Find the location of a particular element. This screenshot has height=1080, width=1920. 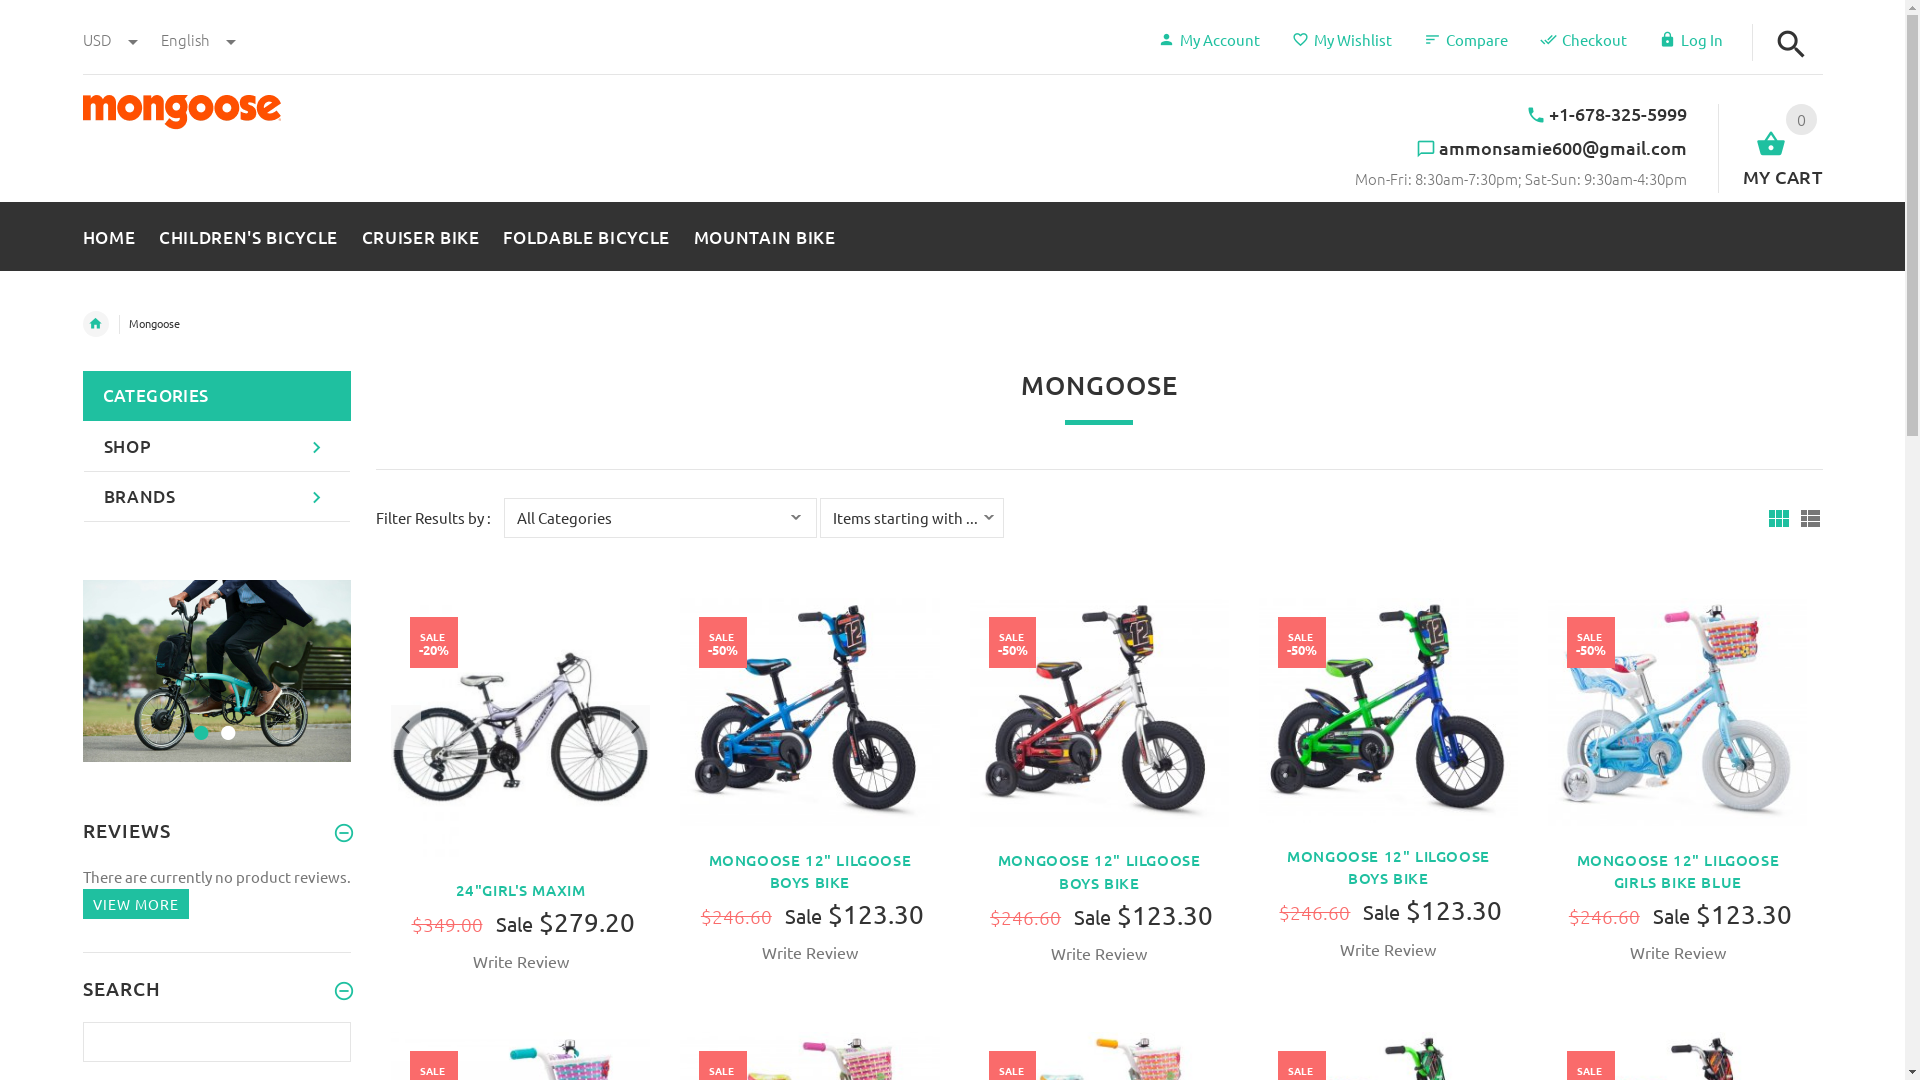

'0 is located at coordinates (1770, 146).